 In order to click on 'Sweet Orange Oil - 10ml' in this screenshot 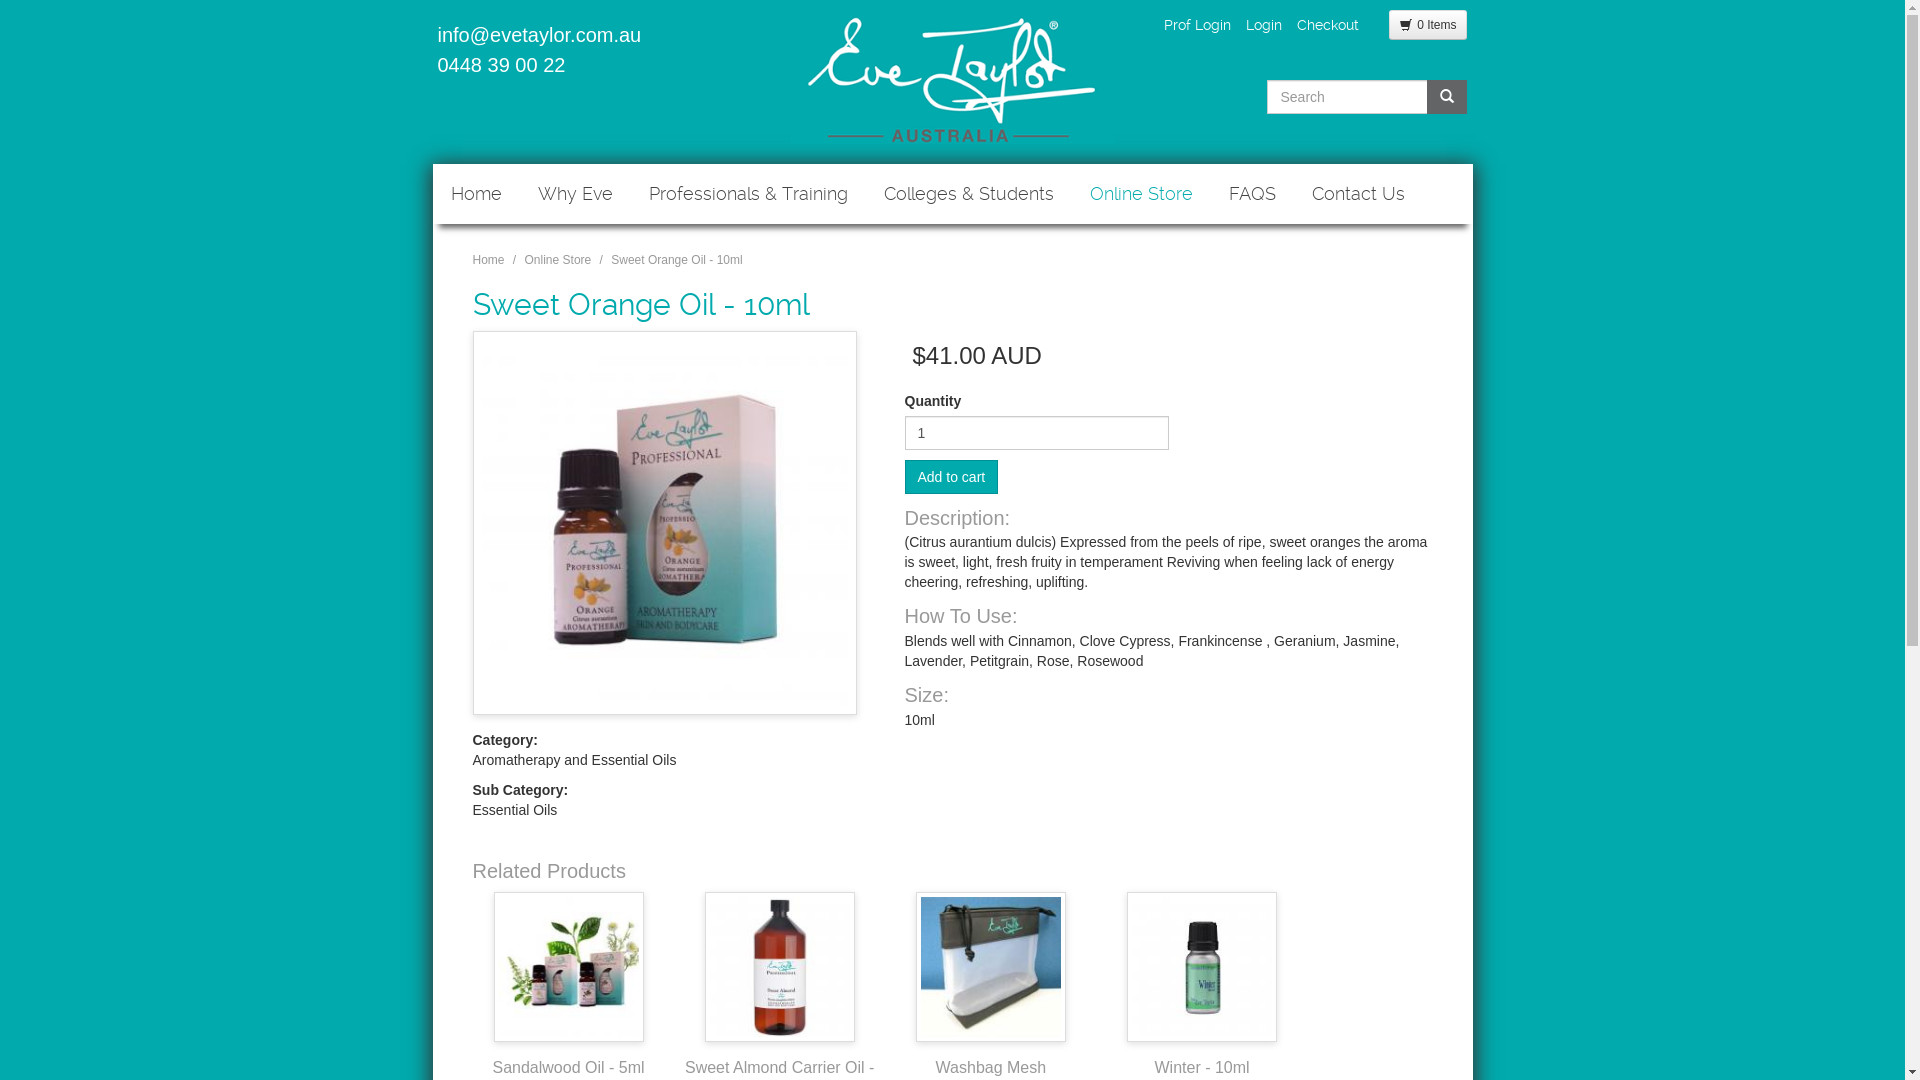, I will do `click(663, 522)`.